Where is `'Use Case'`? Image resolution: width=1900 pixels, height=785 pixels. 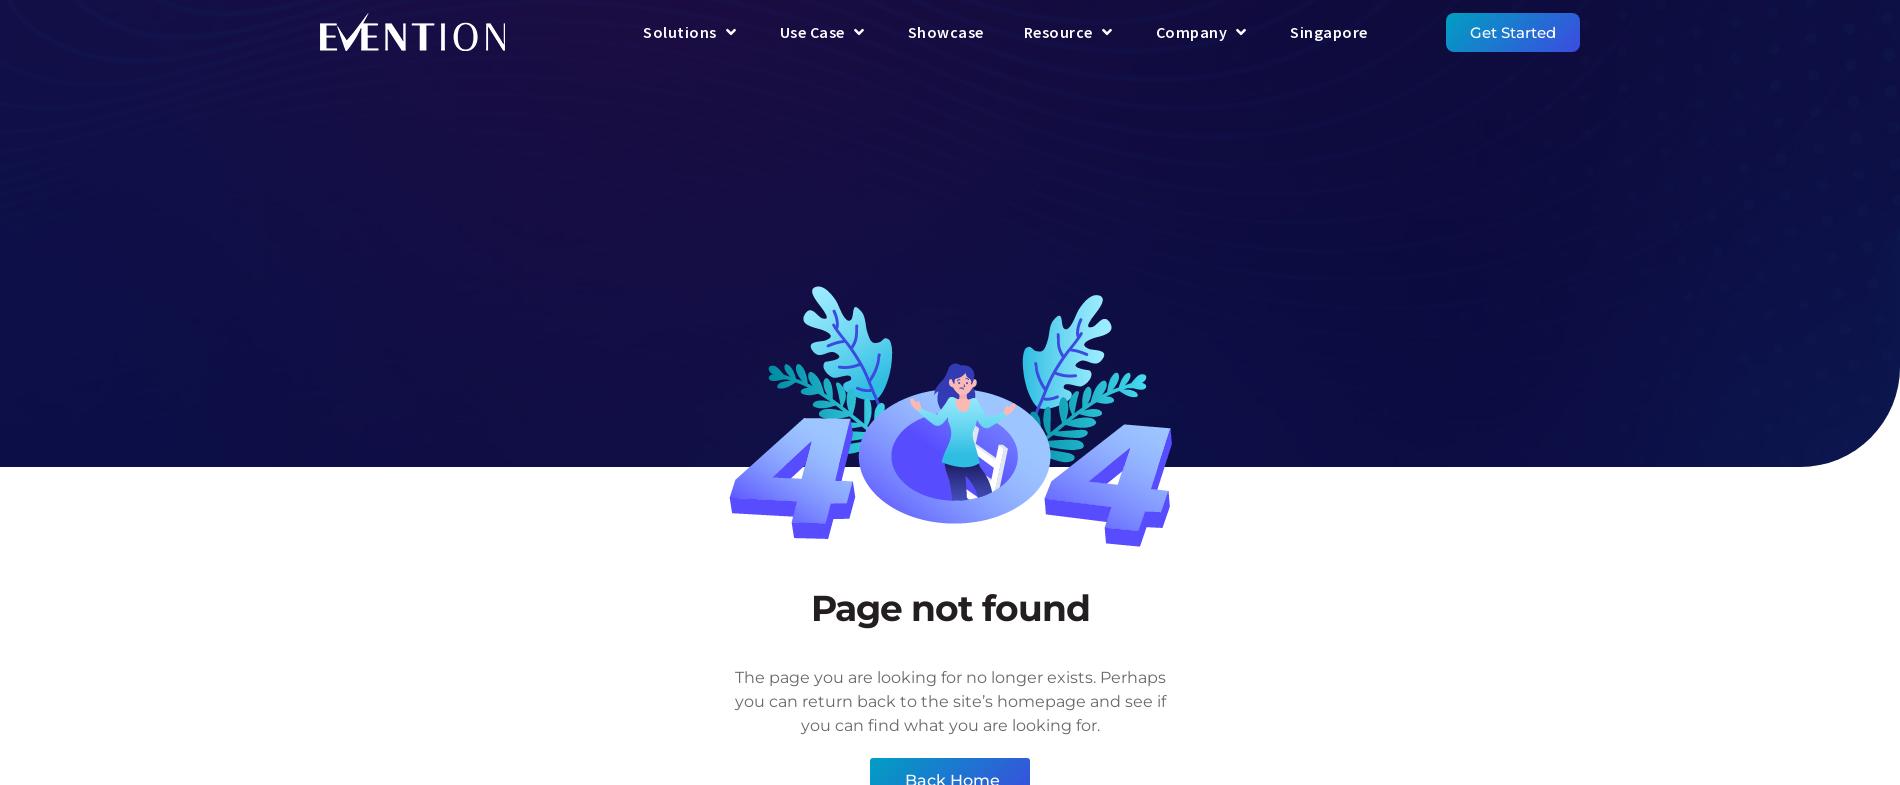 'Use Case' is located at coordinates (810, 31).